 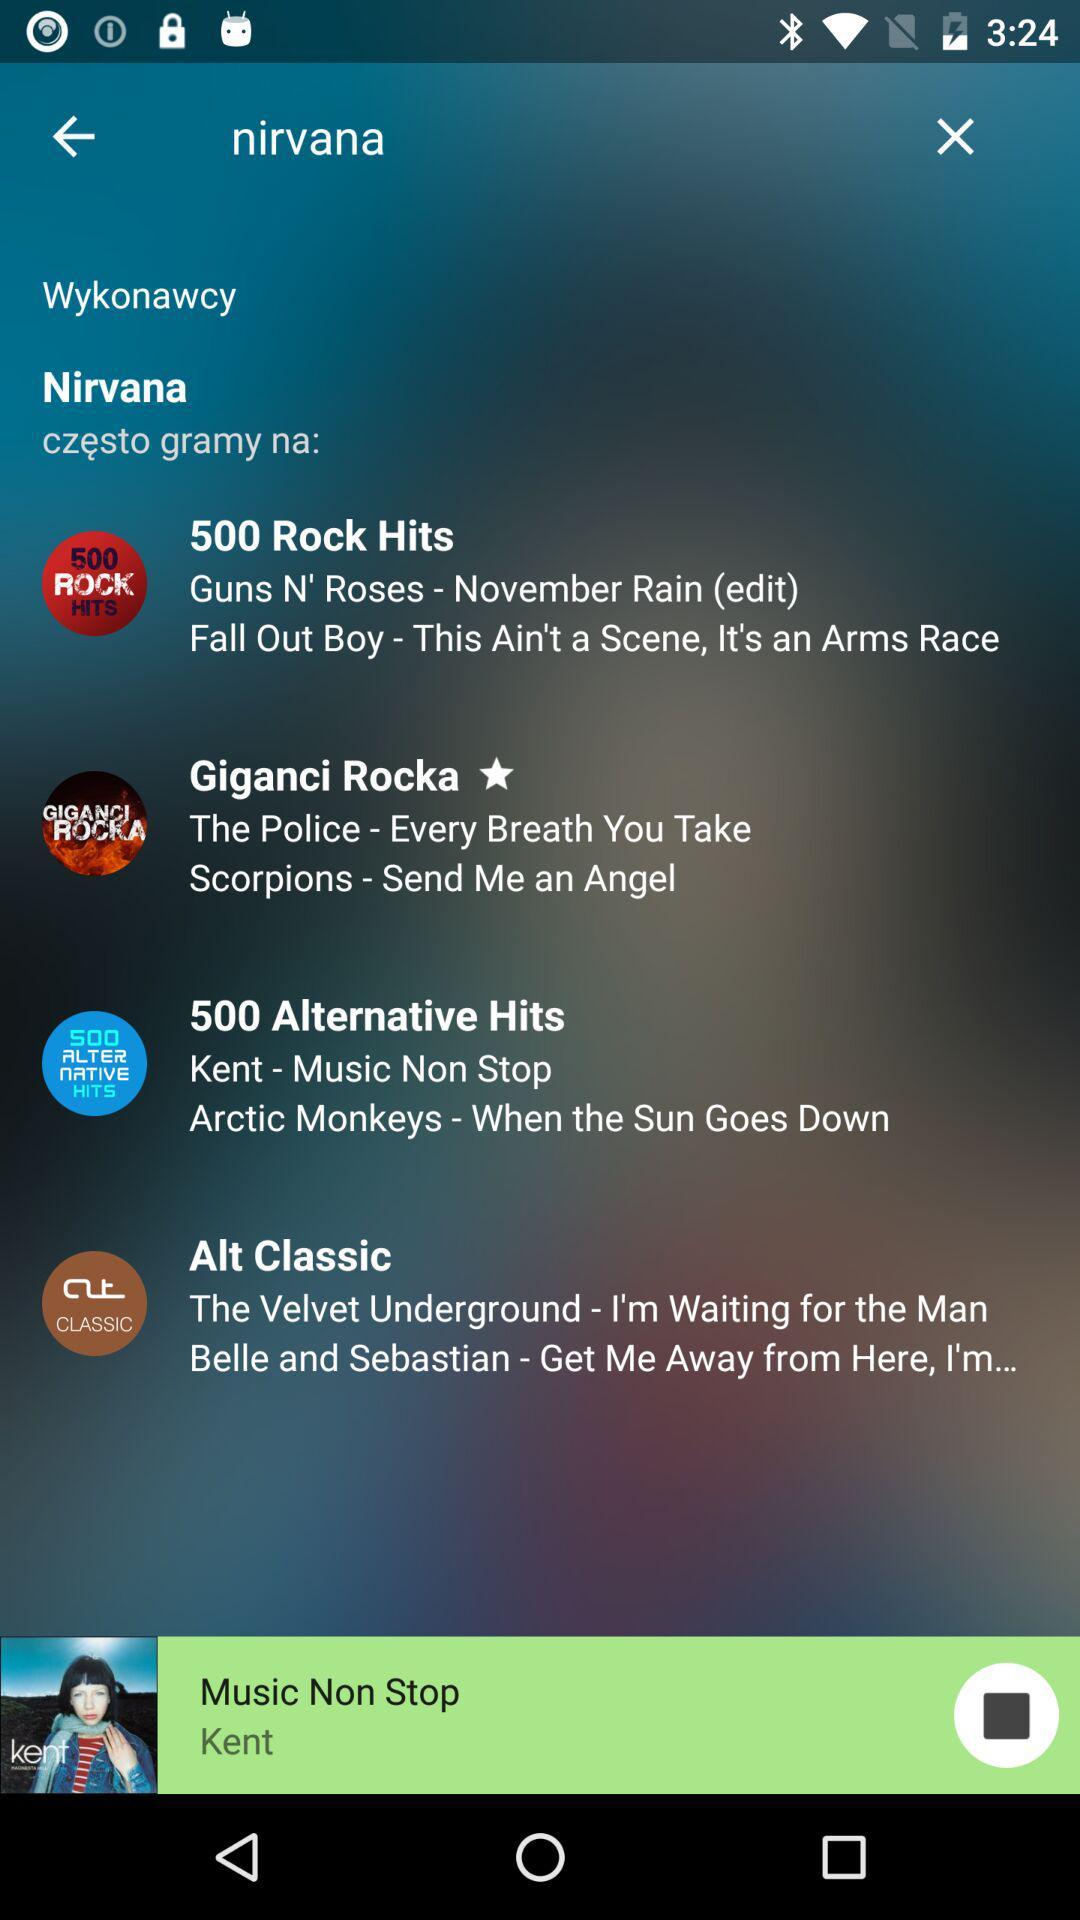 What do you see at coordinates (954, 135) in the screenshot?
I see `item above wykonawcy item` at bounding box center [954, 135].